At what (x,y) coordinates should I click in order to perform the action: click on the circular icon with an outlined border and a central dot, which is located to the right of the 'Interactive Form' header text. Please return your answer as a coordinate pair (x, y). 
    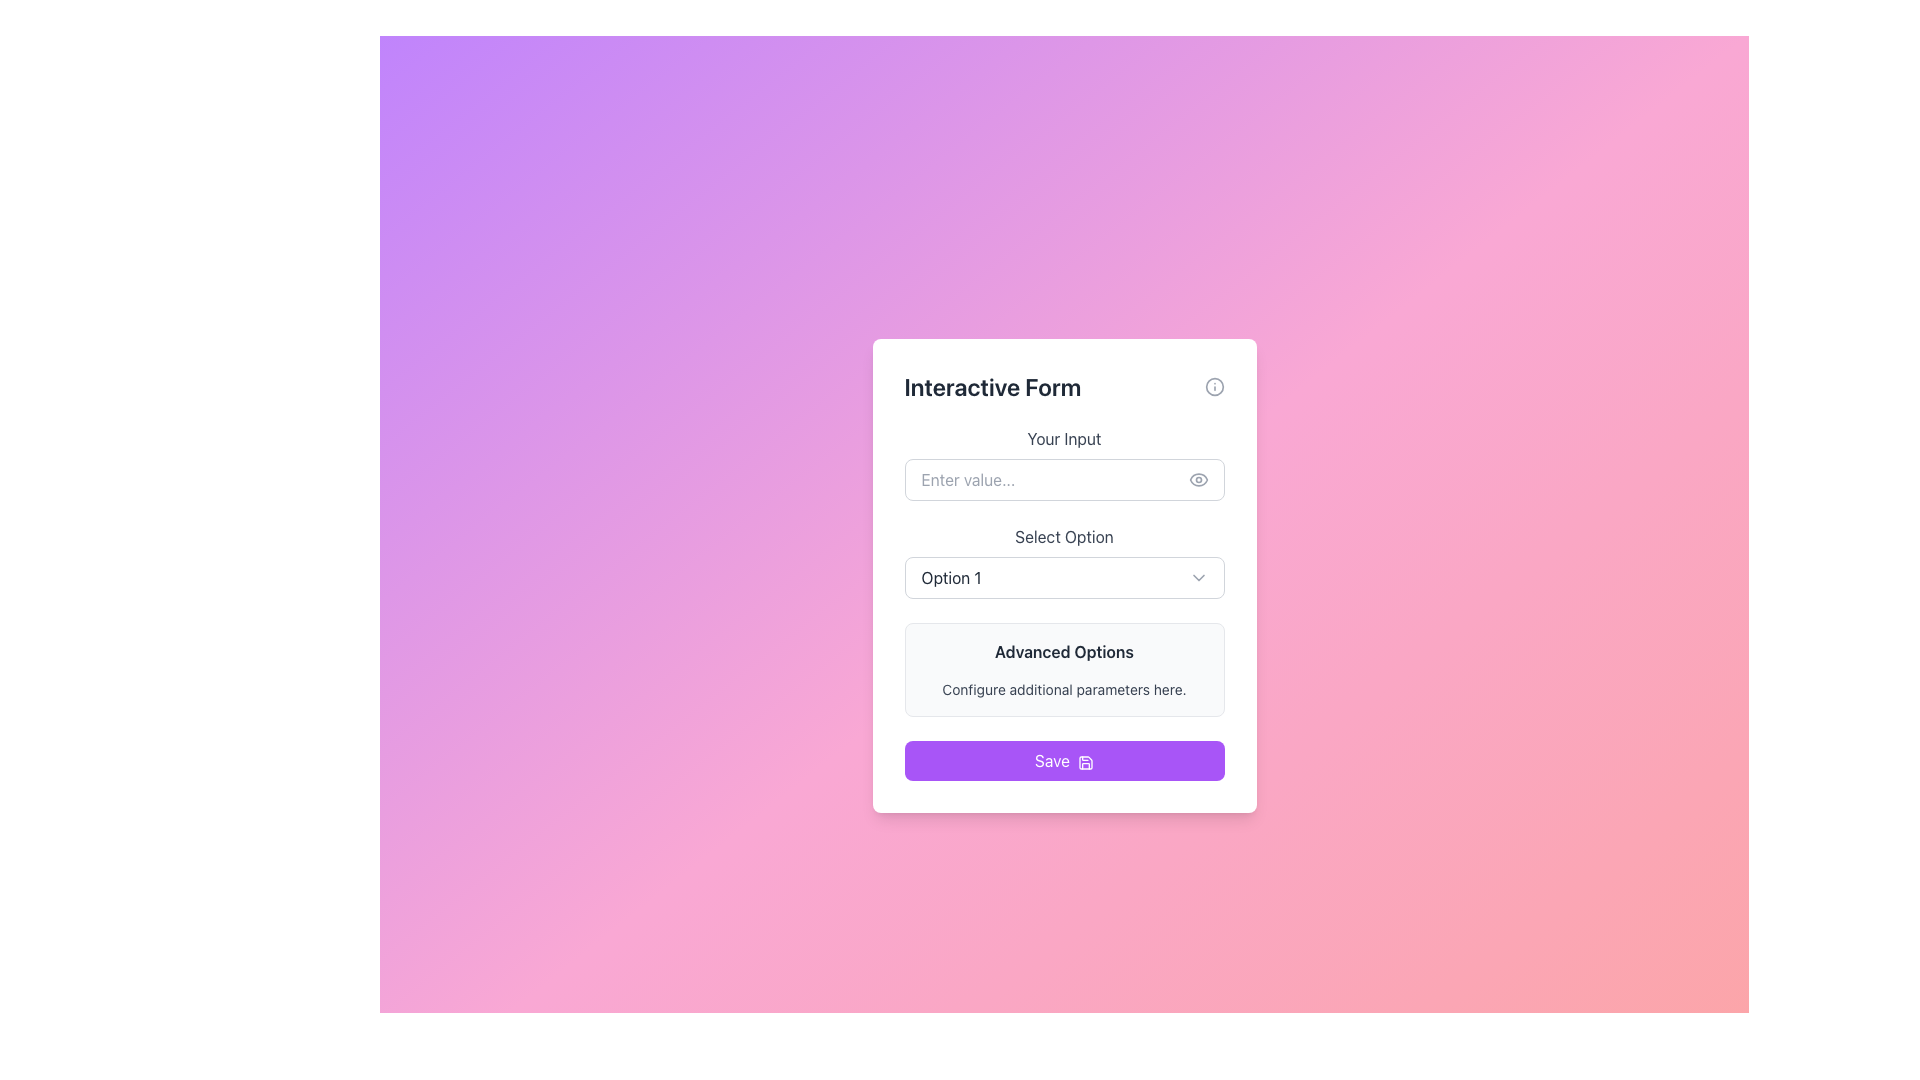
    Looking at the image, I should click on (1213, 386).